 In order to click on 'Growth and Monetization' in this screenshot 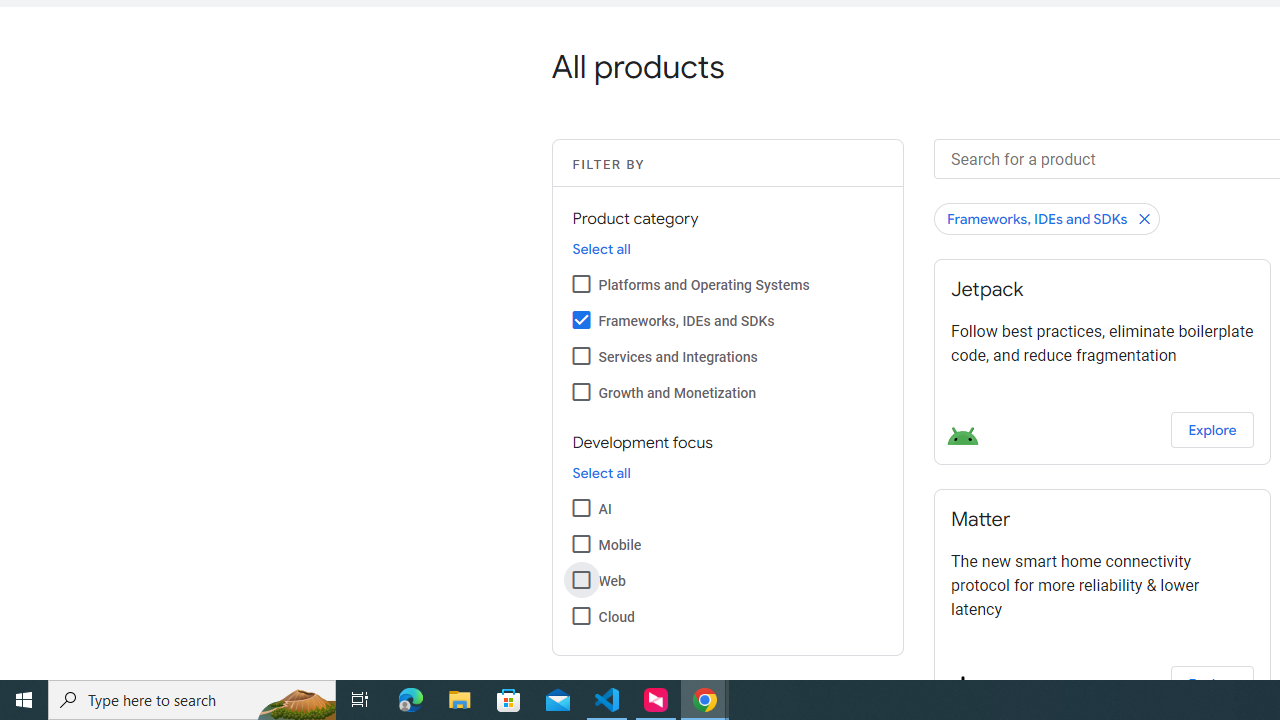, I will do `click(580, 391)`.